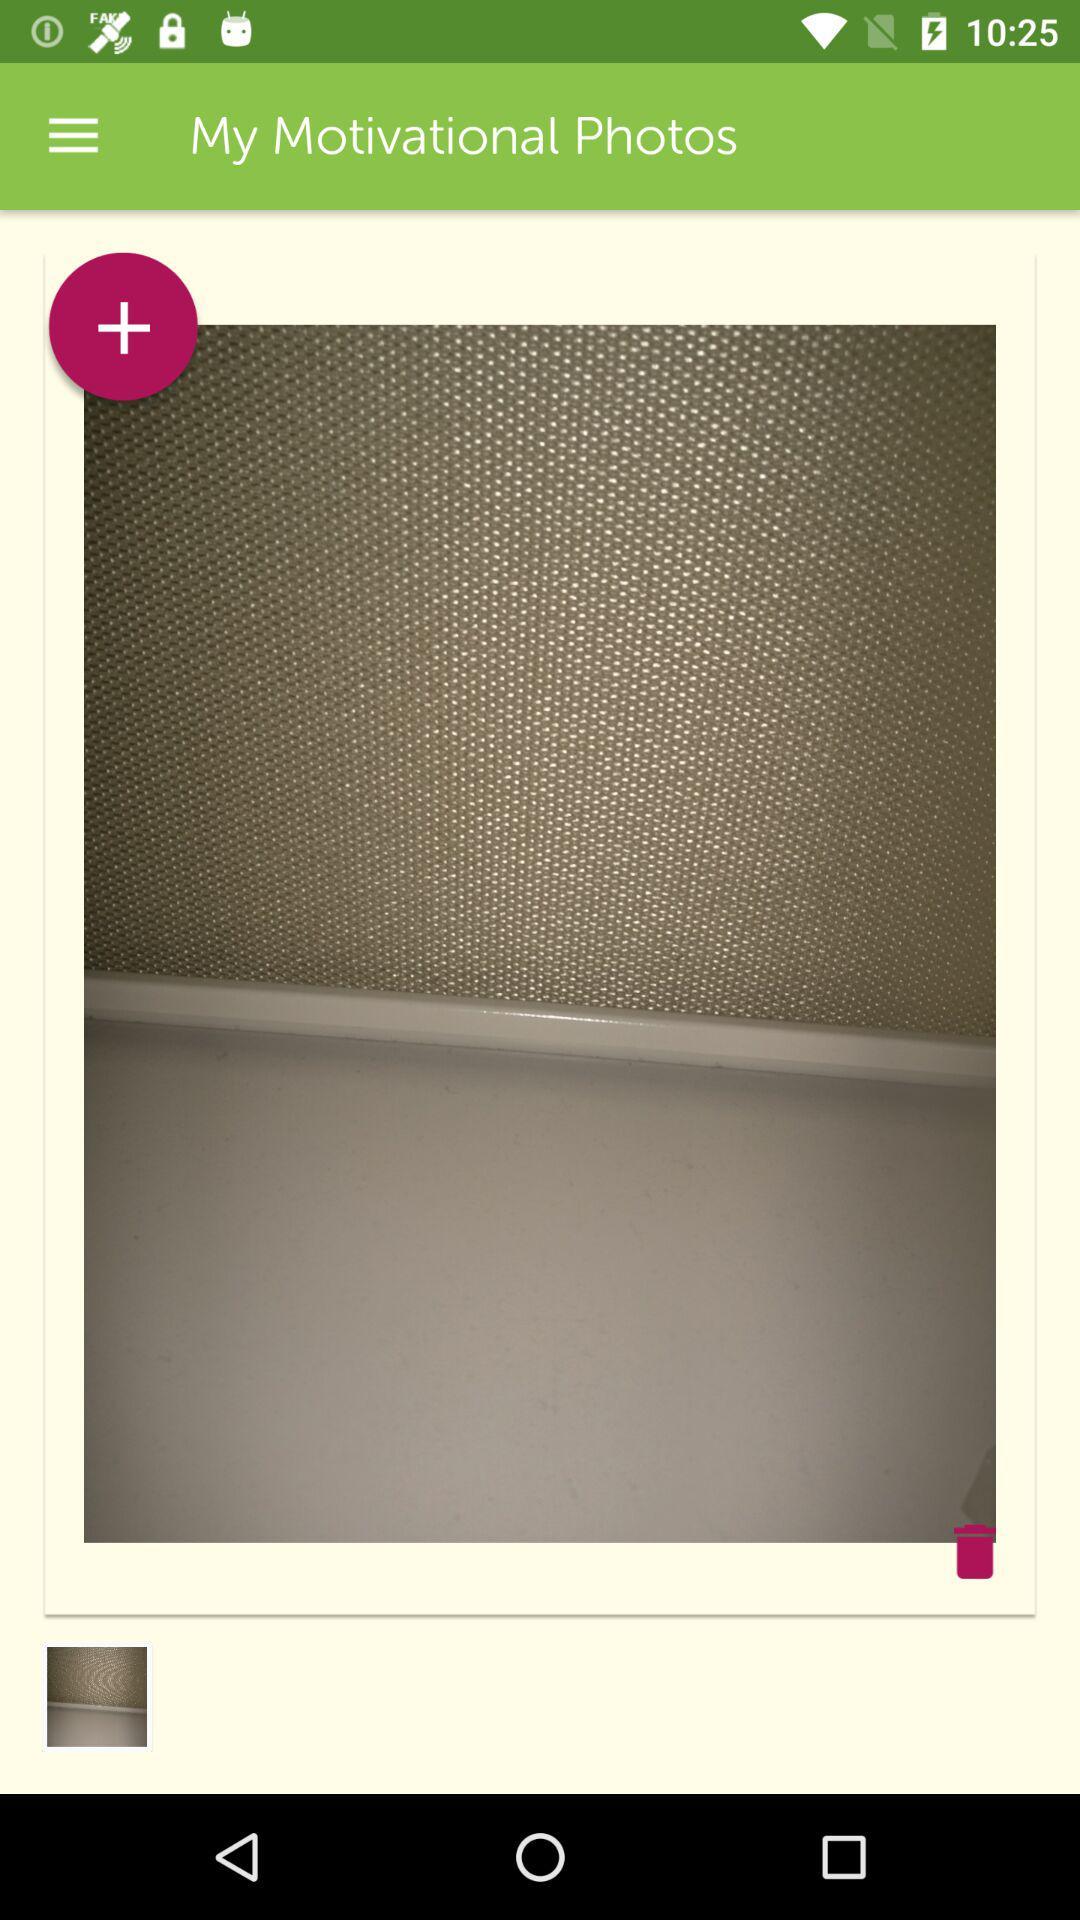 This screenshot has height=1920, width=1080. I want to click on the add icon, so click(123, 333).